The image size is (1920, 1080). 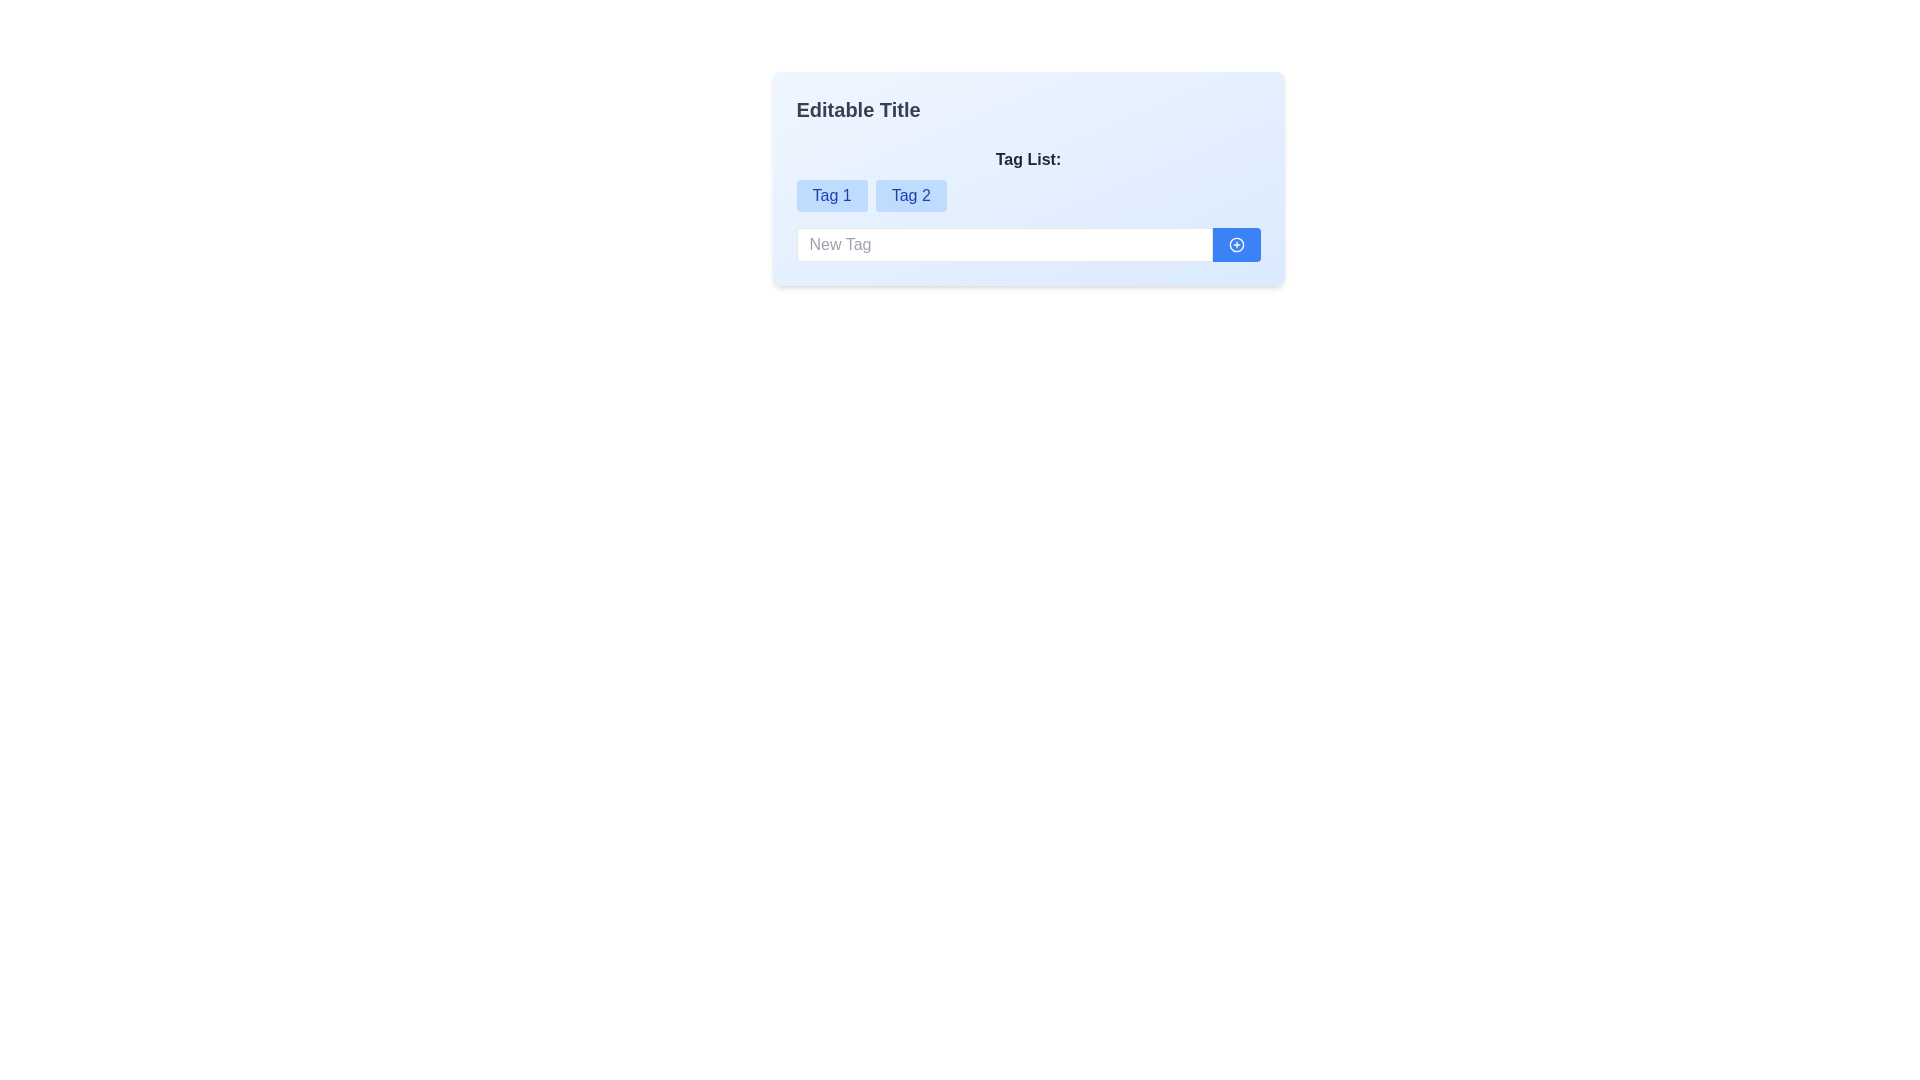 What do you see at coordinates (1235, 244) in the screenshot?
I see `the circular button with a plus sign in the center, which is enclosed in a blue rounded rectangular button` at bounding box center [1235, 244].